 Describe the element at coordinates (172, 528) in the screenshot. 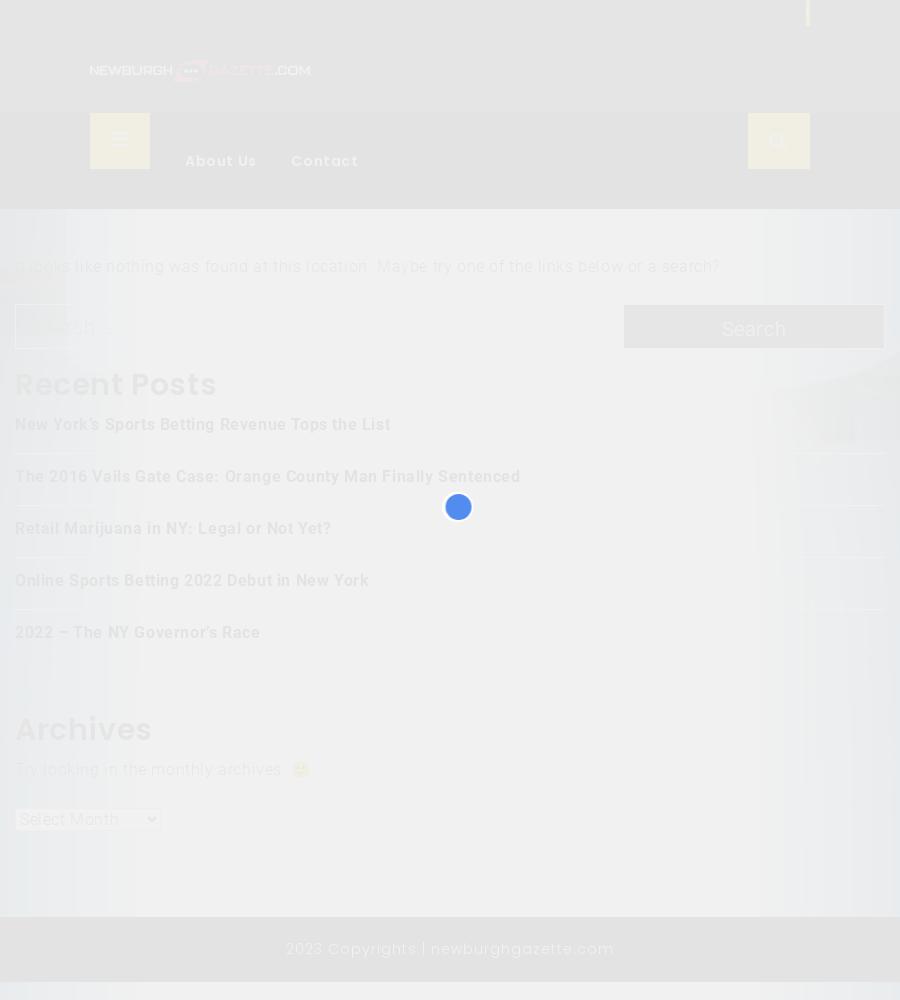

I see `'Retail Marijuana in NY: Legal or Not Yet?'` at that location.